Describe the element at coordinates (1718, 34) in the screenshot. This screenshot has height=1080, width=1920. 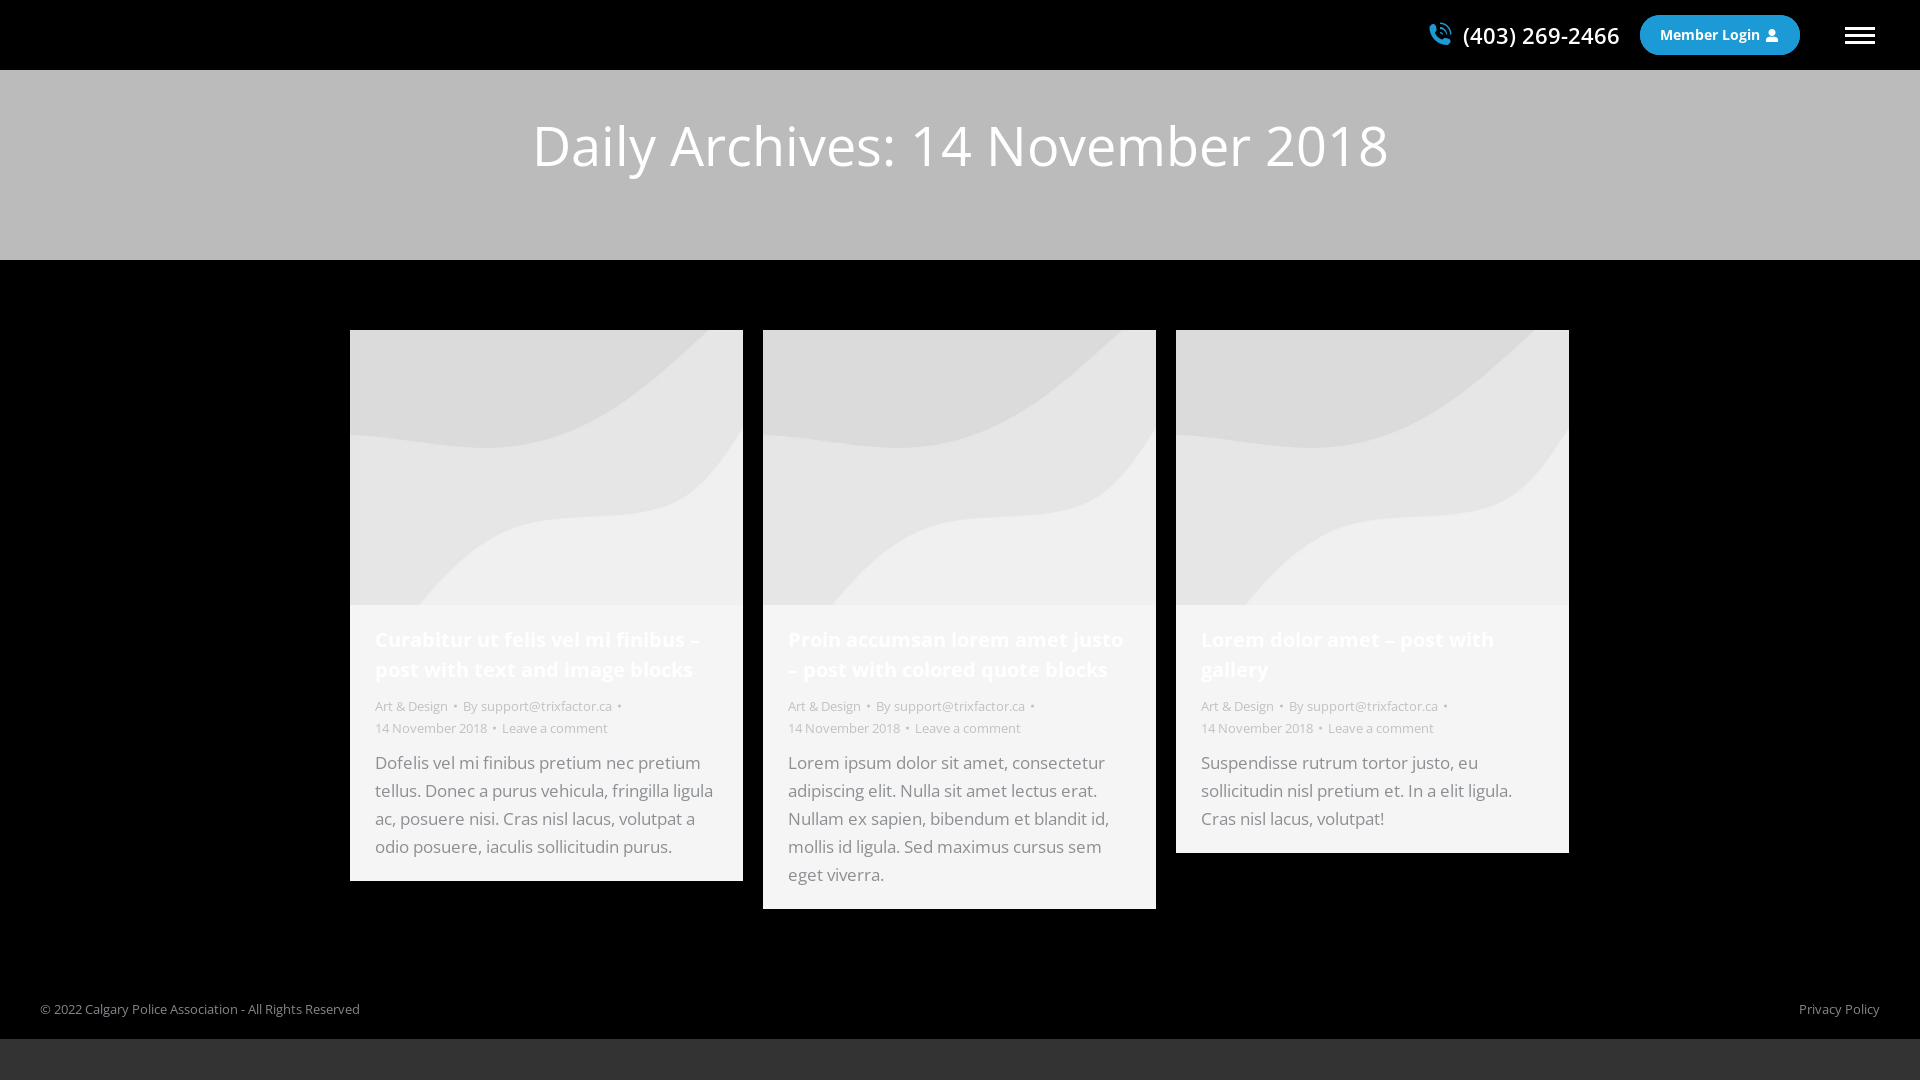
I see `'Member Login'` at that location.